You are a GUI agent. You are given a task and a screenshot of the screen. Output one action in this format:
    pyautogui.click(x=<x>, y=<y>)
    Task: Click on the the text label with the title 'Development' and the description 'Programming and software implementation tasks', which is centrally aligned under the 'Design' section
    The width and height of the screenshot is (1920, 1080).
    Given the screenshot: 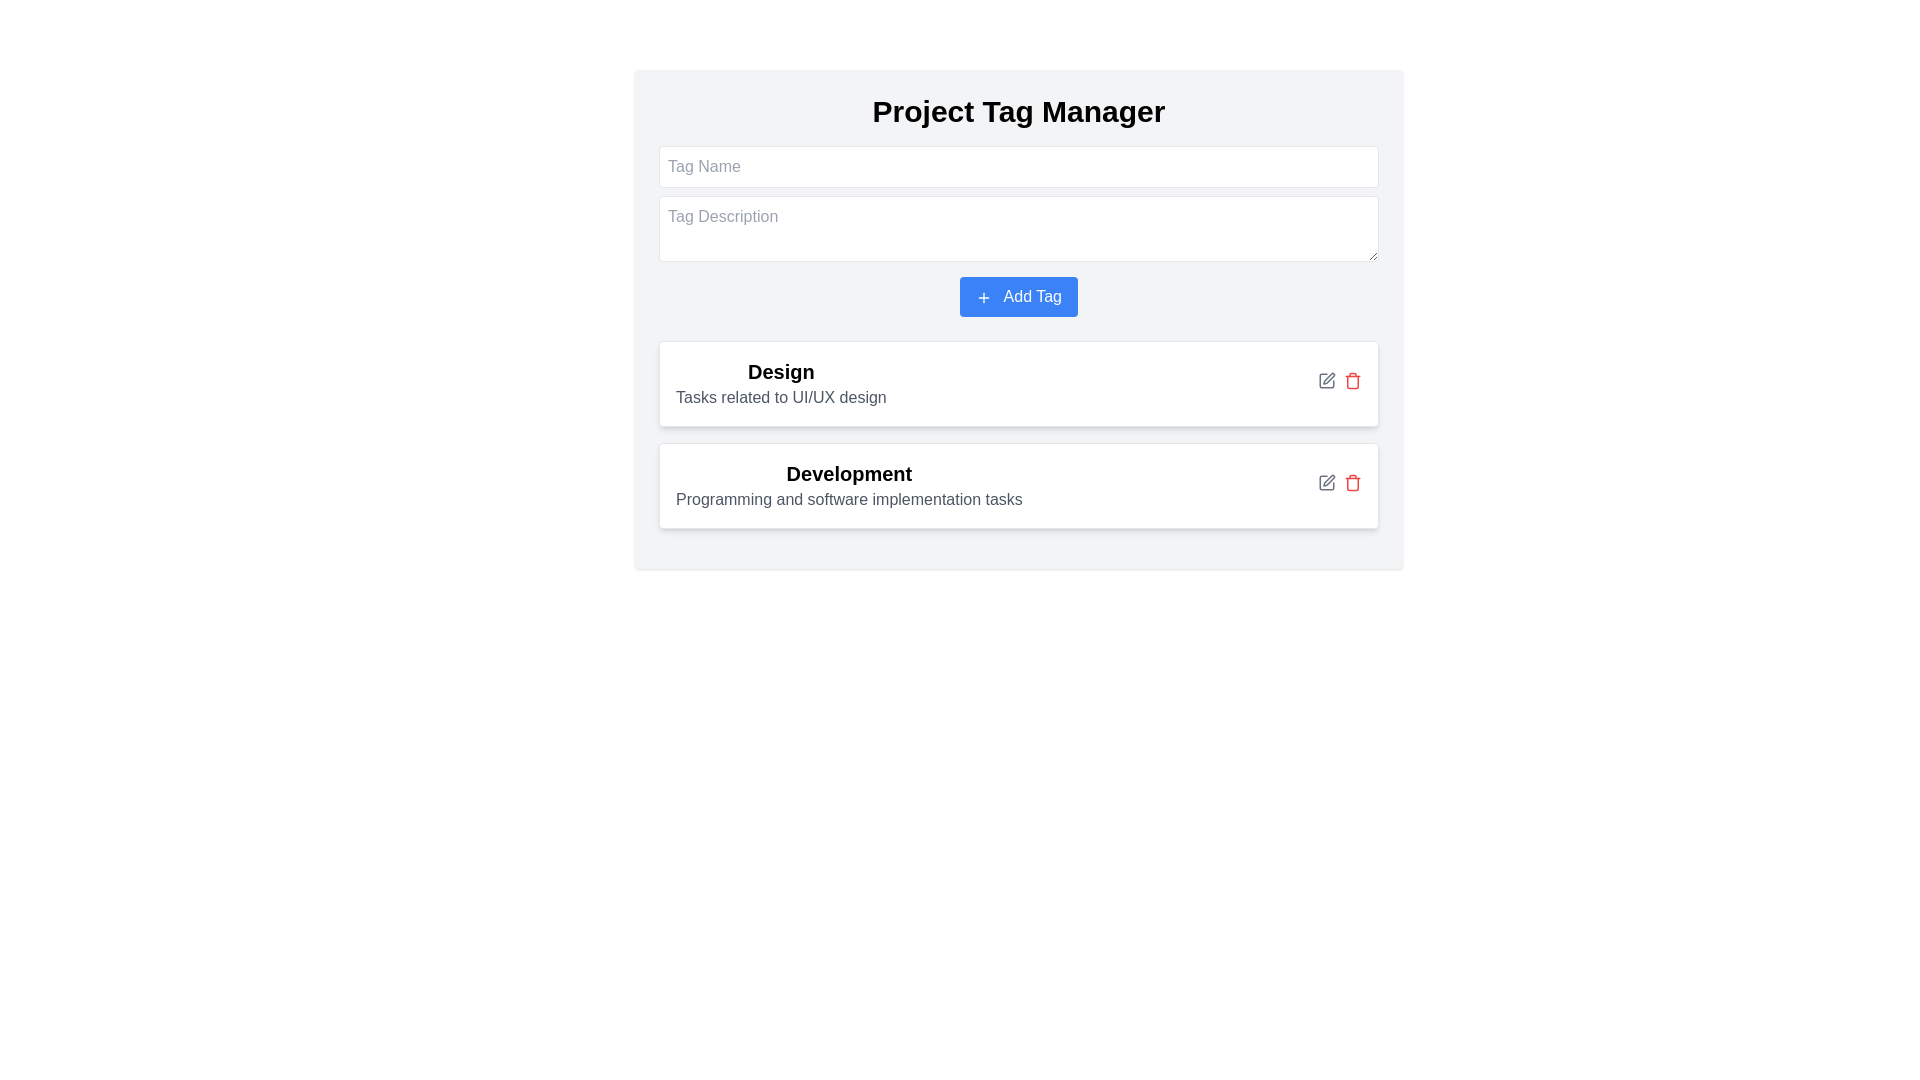 What is the action you would take?
    pyautogui.click(x=849, y=486)
    